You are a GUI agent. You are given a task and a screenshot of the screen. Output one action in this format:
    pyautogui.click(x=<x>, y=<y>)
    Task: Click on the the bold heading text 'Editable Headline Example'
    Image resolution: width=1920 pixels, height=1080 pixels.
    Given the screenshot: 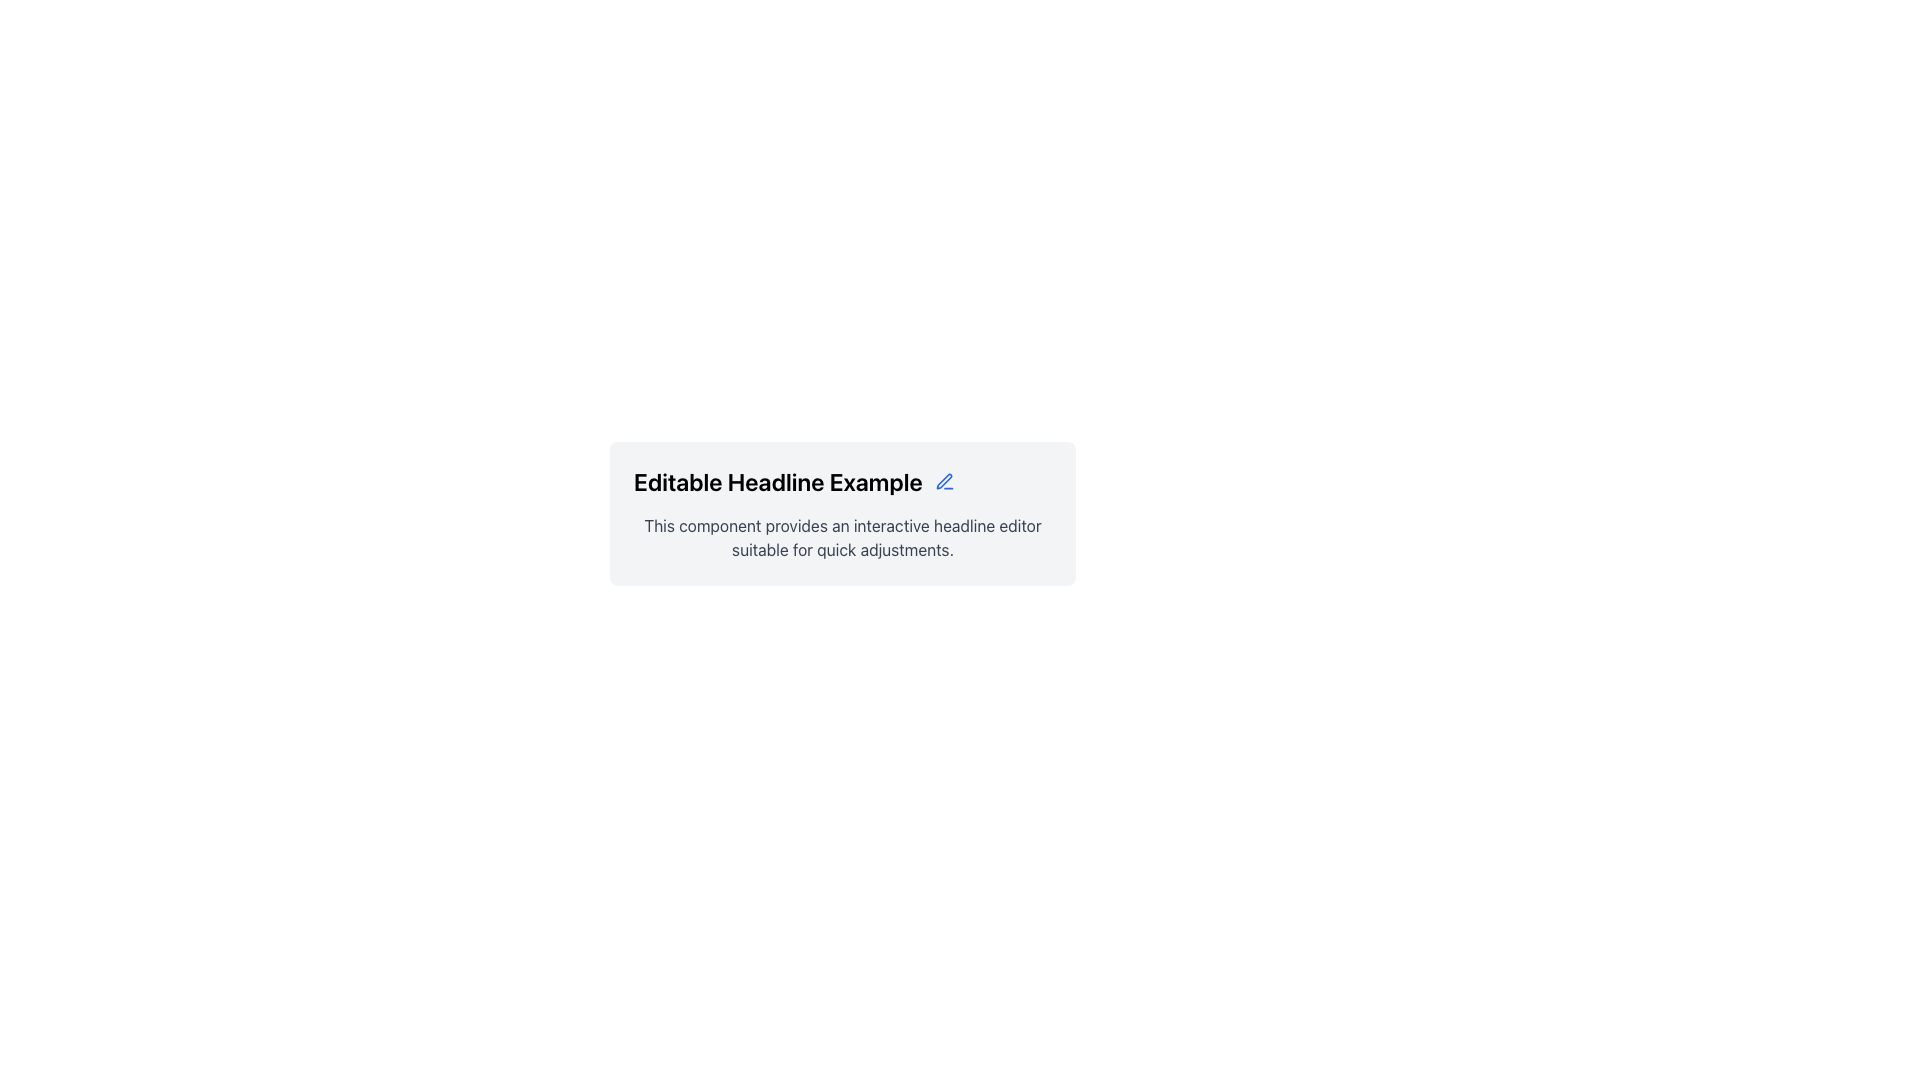 What is the action you would take?
    pyautogui.click(x=843, y=482)
    